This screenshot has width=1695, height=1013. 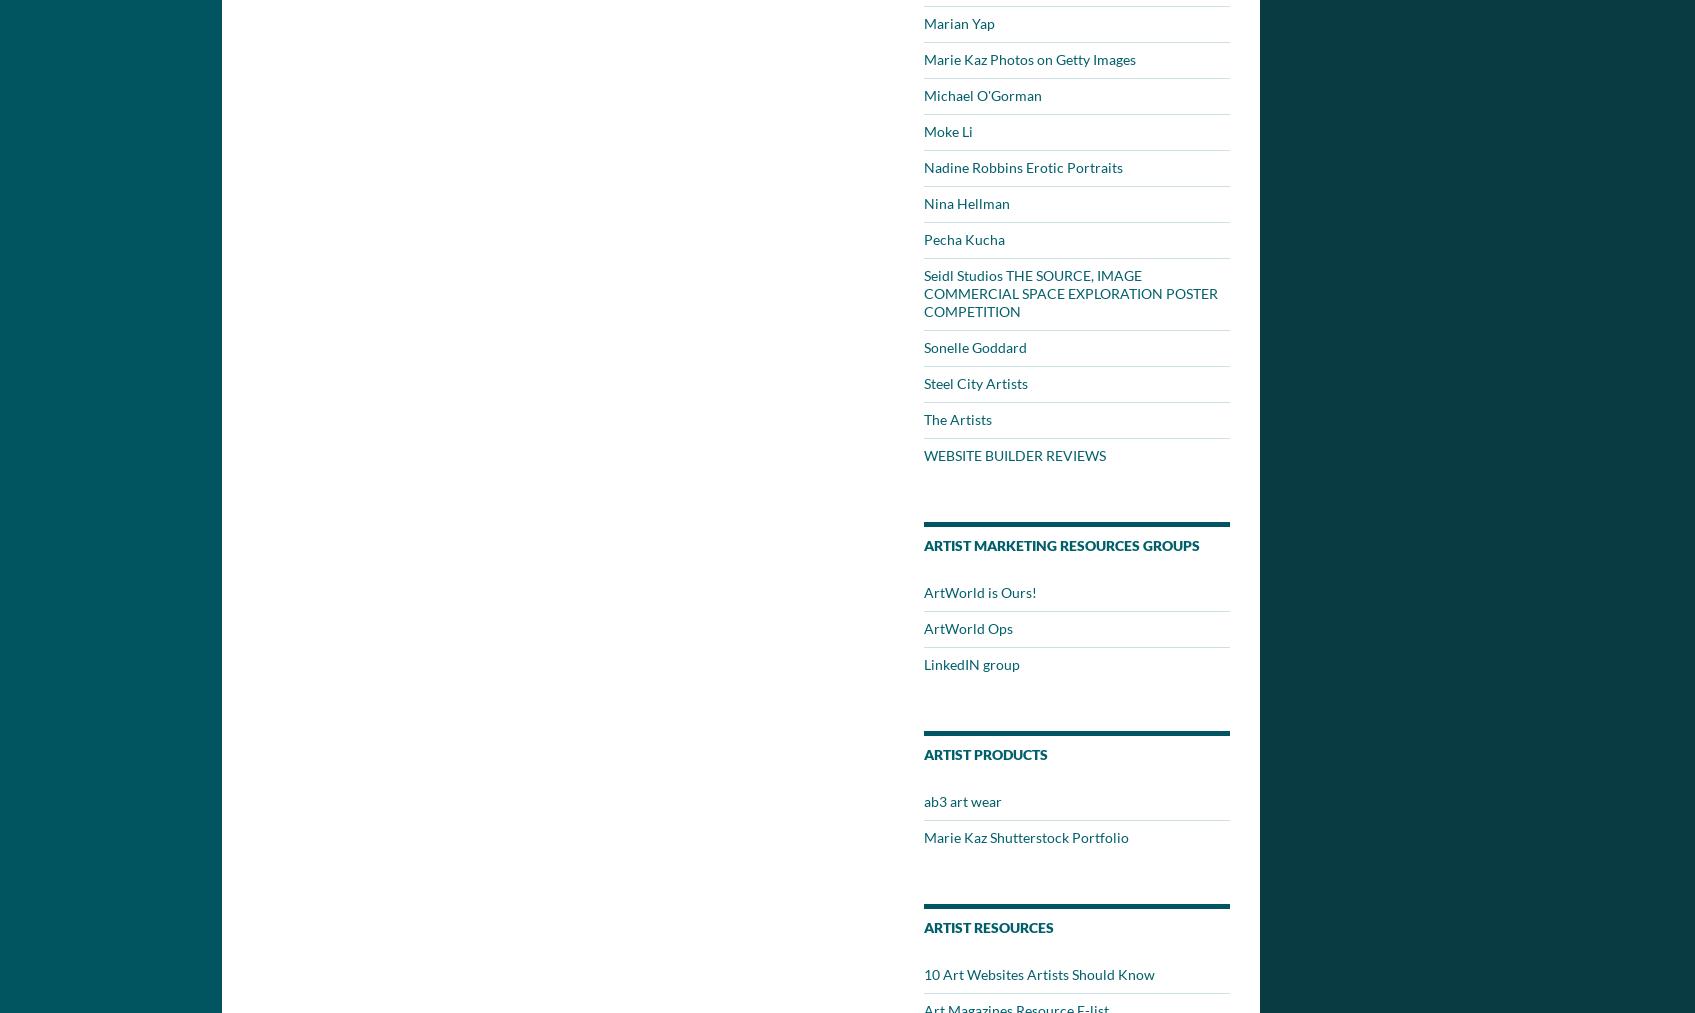 I want to click on 'WEBSITE BUILDER REVIEWS', so click(x=923, y=454).